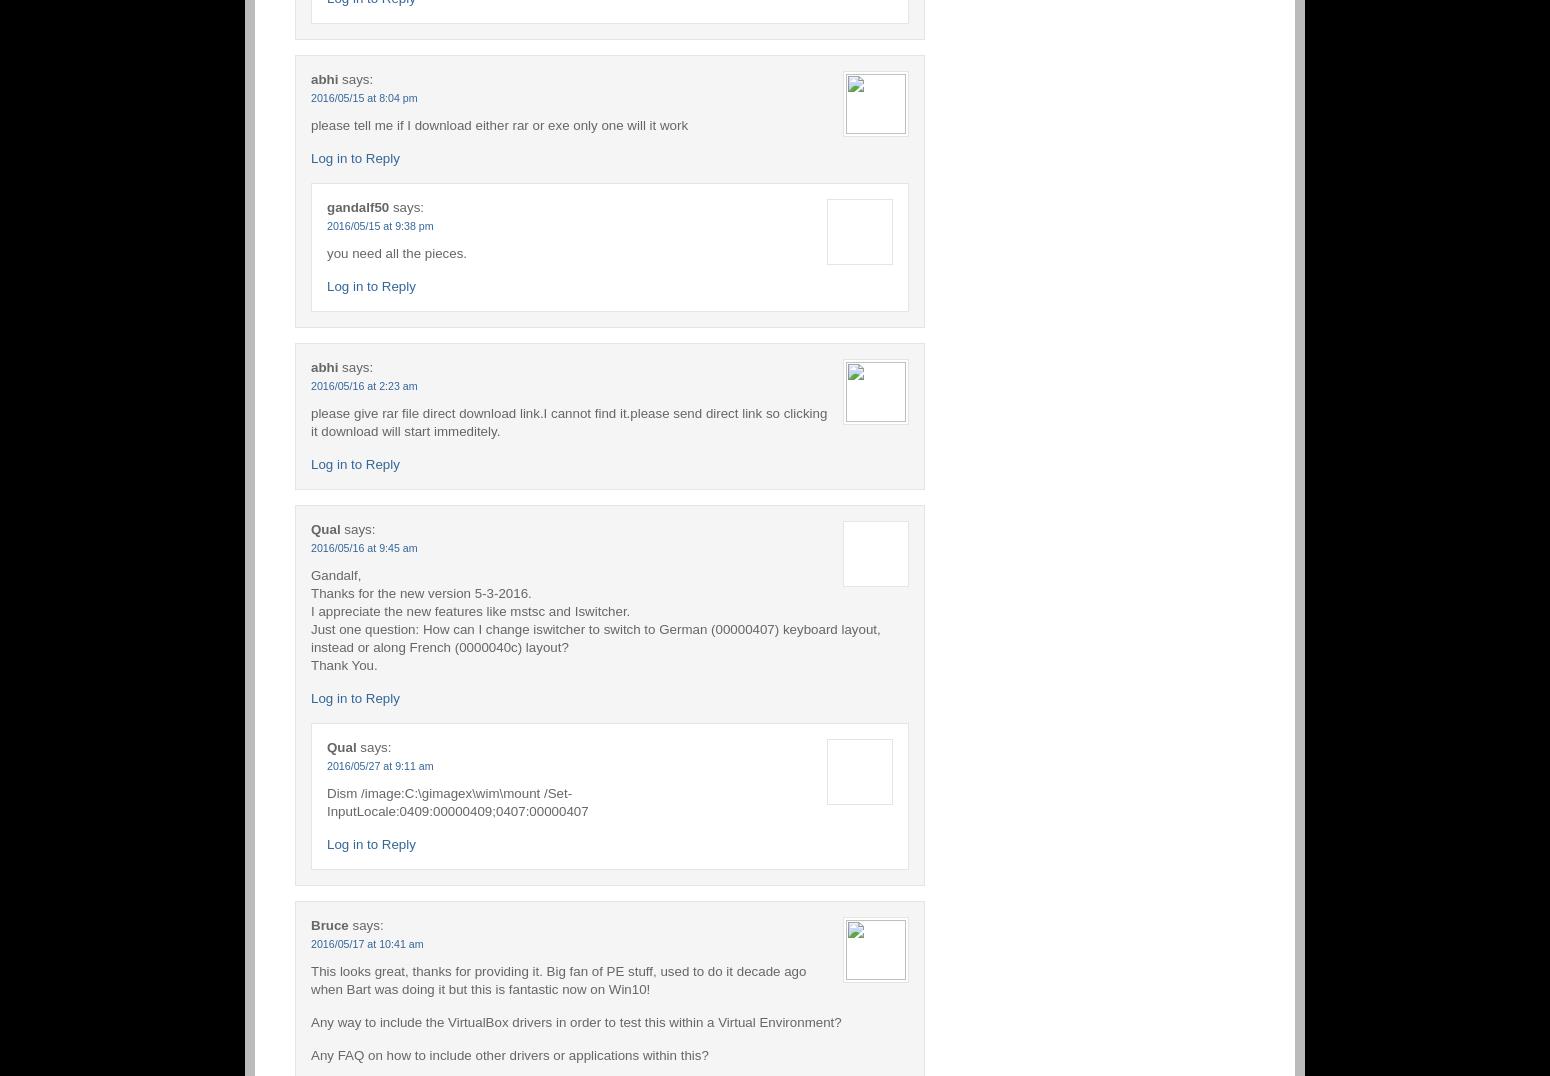 This screenshot has width=1550, height=1076. What do you see at coordinates (310, 383) in the screenshot?
I see `'2016/05/16 at 2:23 am'` at bounding box center [310, 383].